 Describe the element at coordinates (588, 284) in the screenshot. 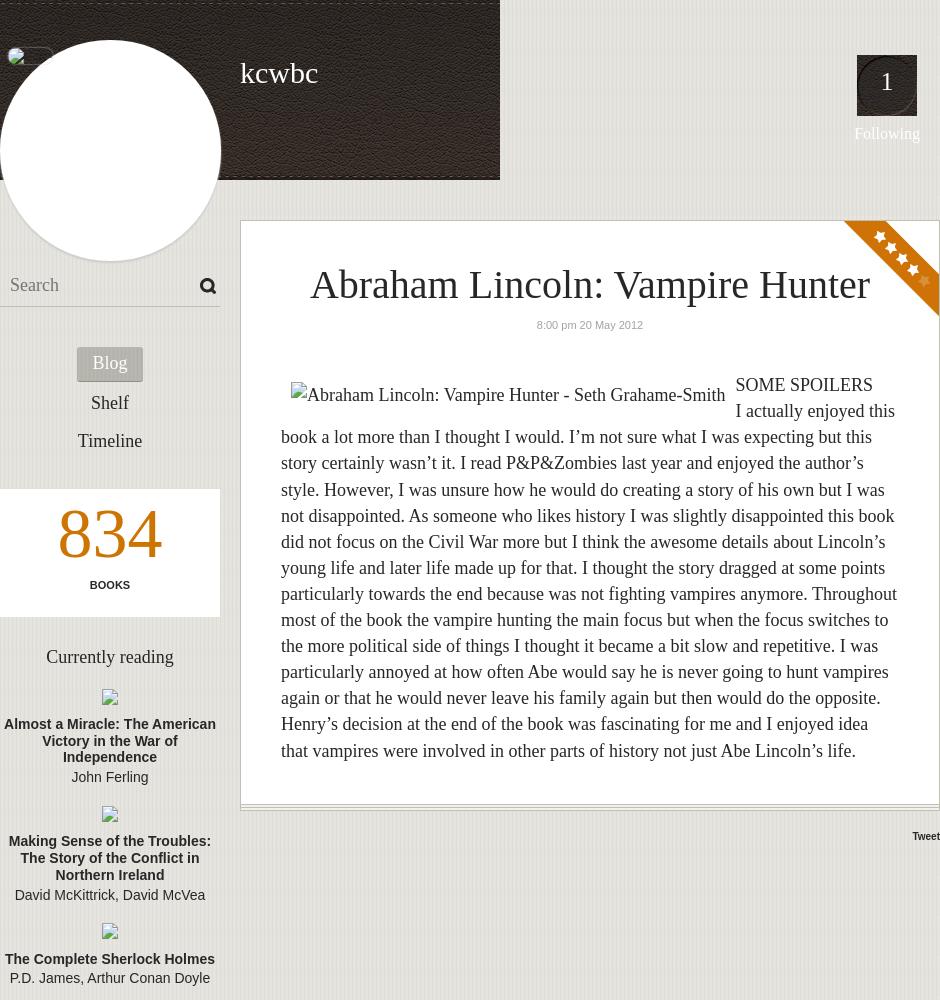

I see `'Abraham Lincoln: Vampire Hunter'` at that location.